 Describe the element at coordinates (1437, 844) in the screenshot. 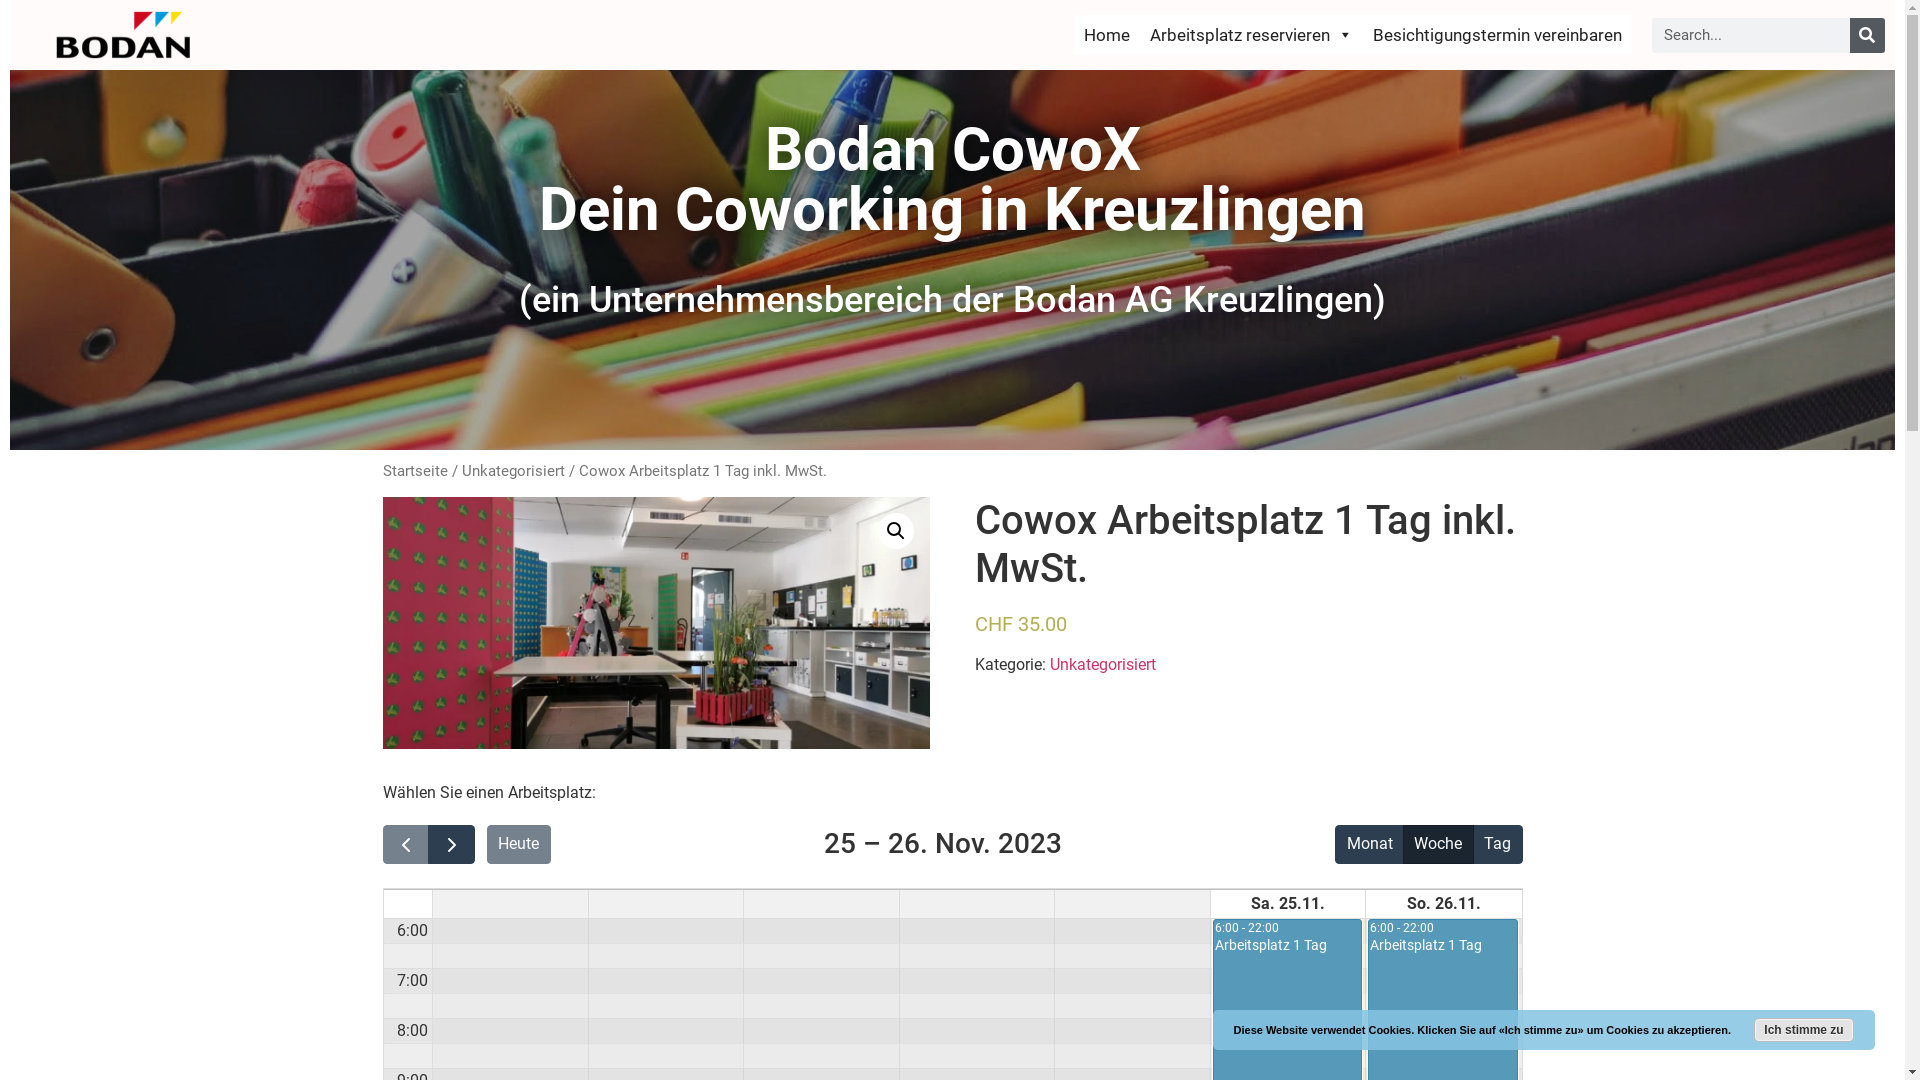

I see `'Woche'` at that location.